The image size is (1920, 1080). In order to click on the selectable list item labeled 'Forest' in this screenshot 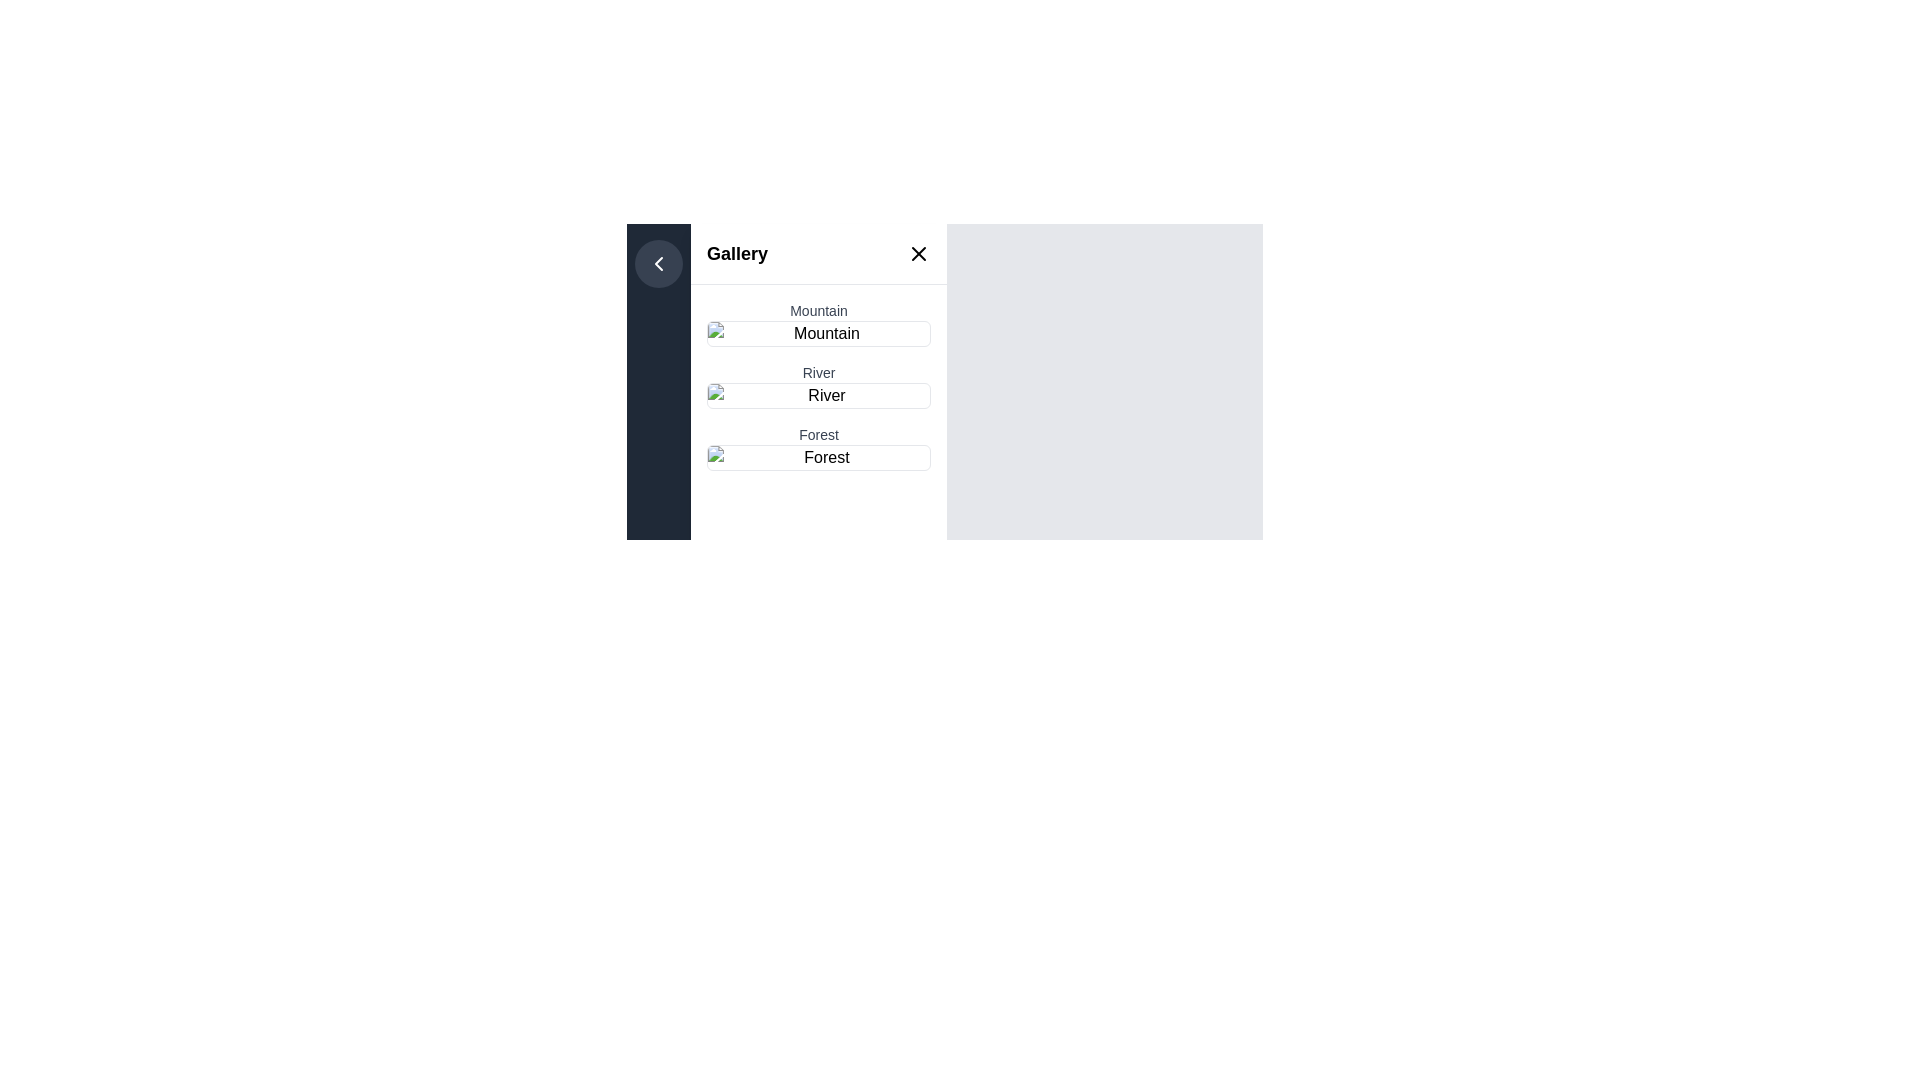, I will do `click(819, 446)`.